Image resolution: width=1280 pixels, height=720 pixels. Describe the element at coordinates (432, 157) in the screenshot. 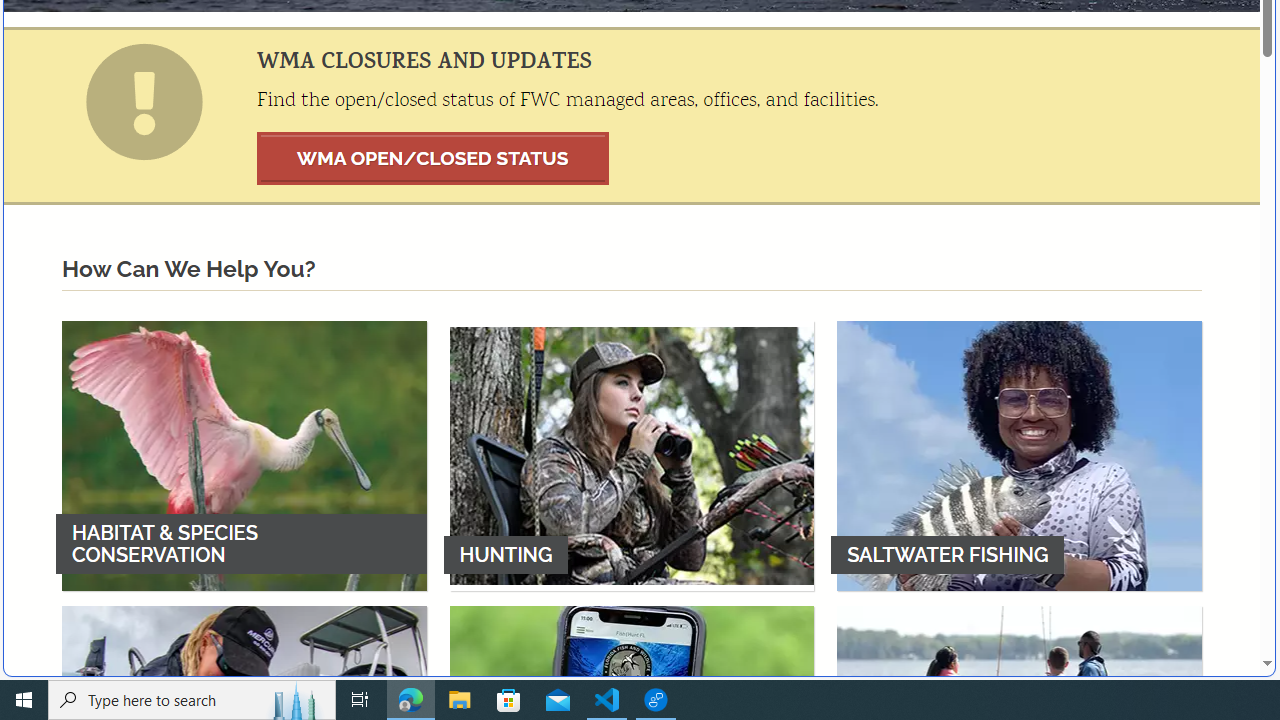

I see `'WMA OPEN/CLOSED STATUS'` at that location.